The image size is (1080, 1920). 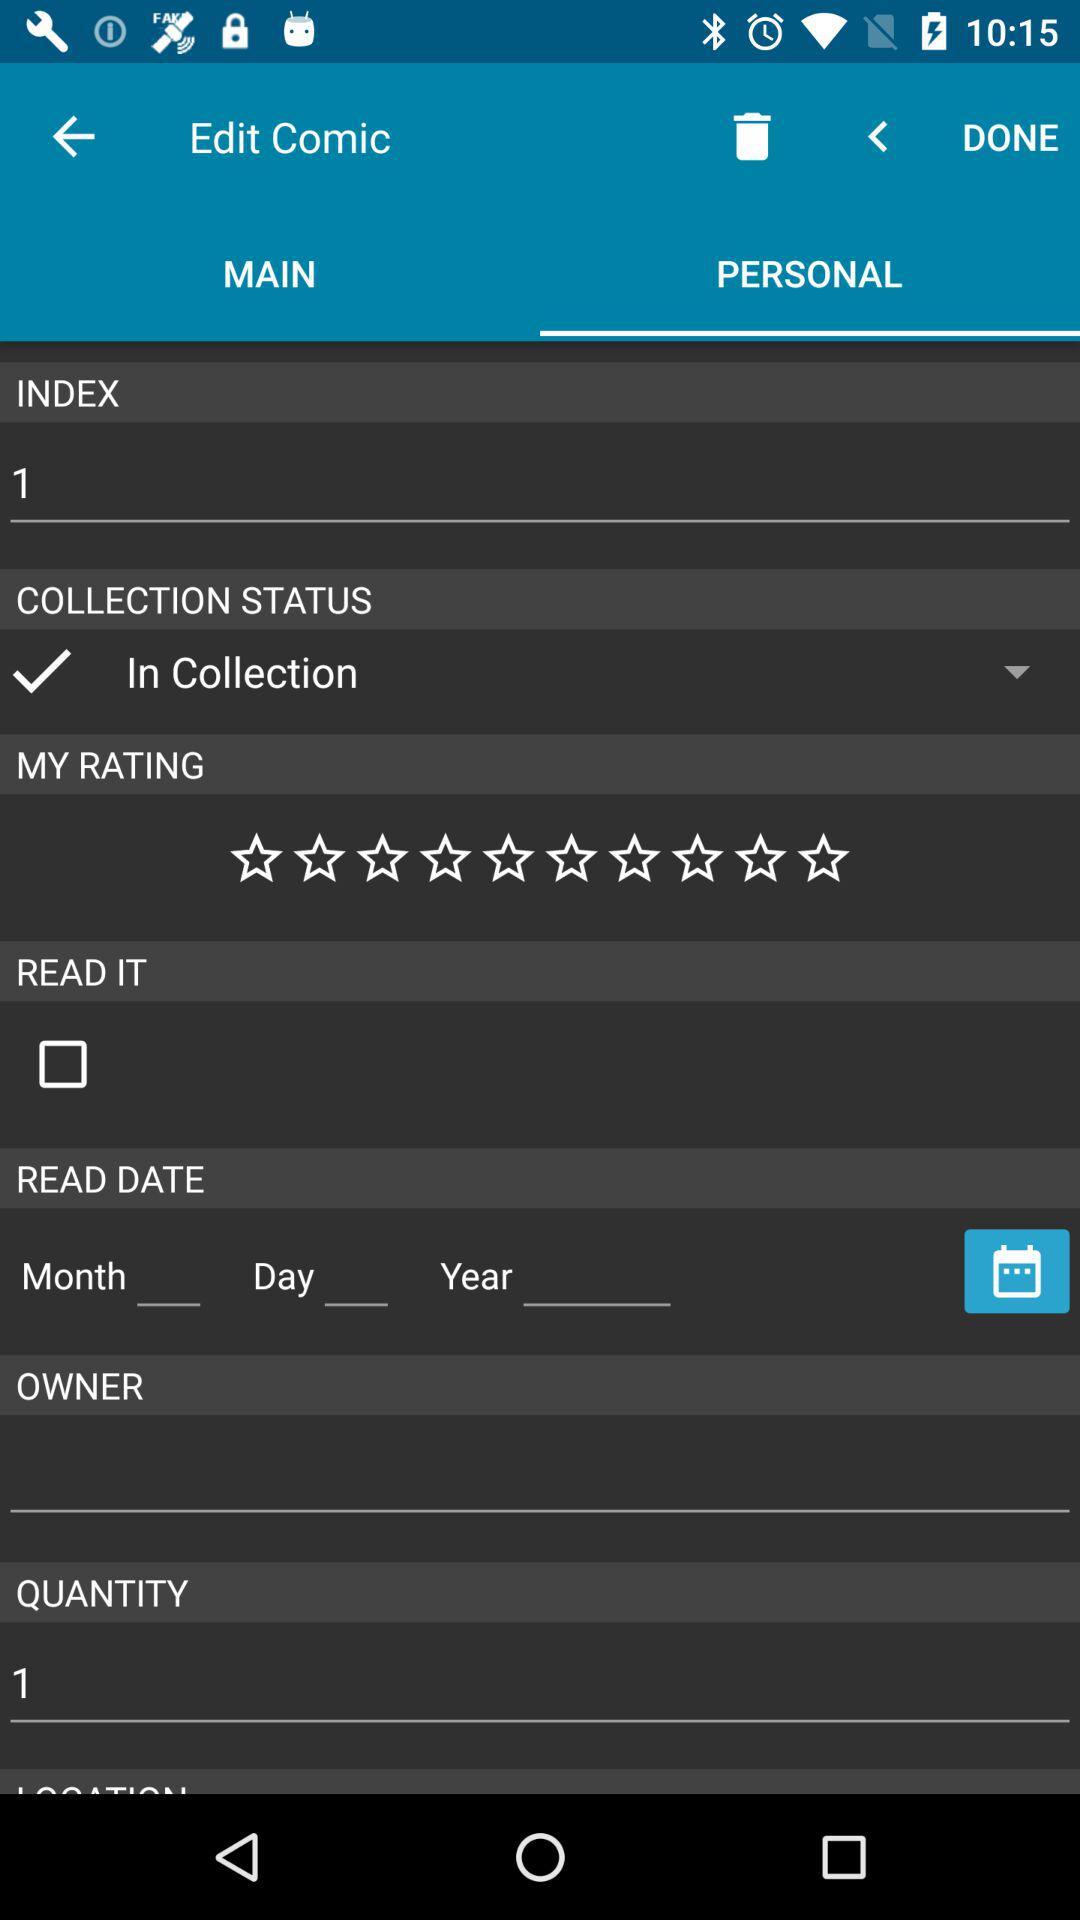 I want to click on typing box, so click(x=596, y=1266).